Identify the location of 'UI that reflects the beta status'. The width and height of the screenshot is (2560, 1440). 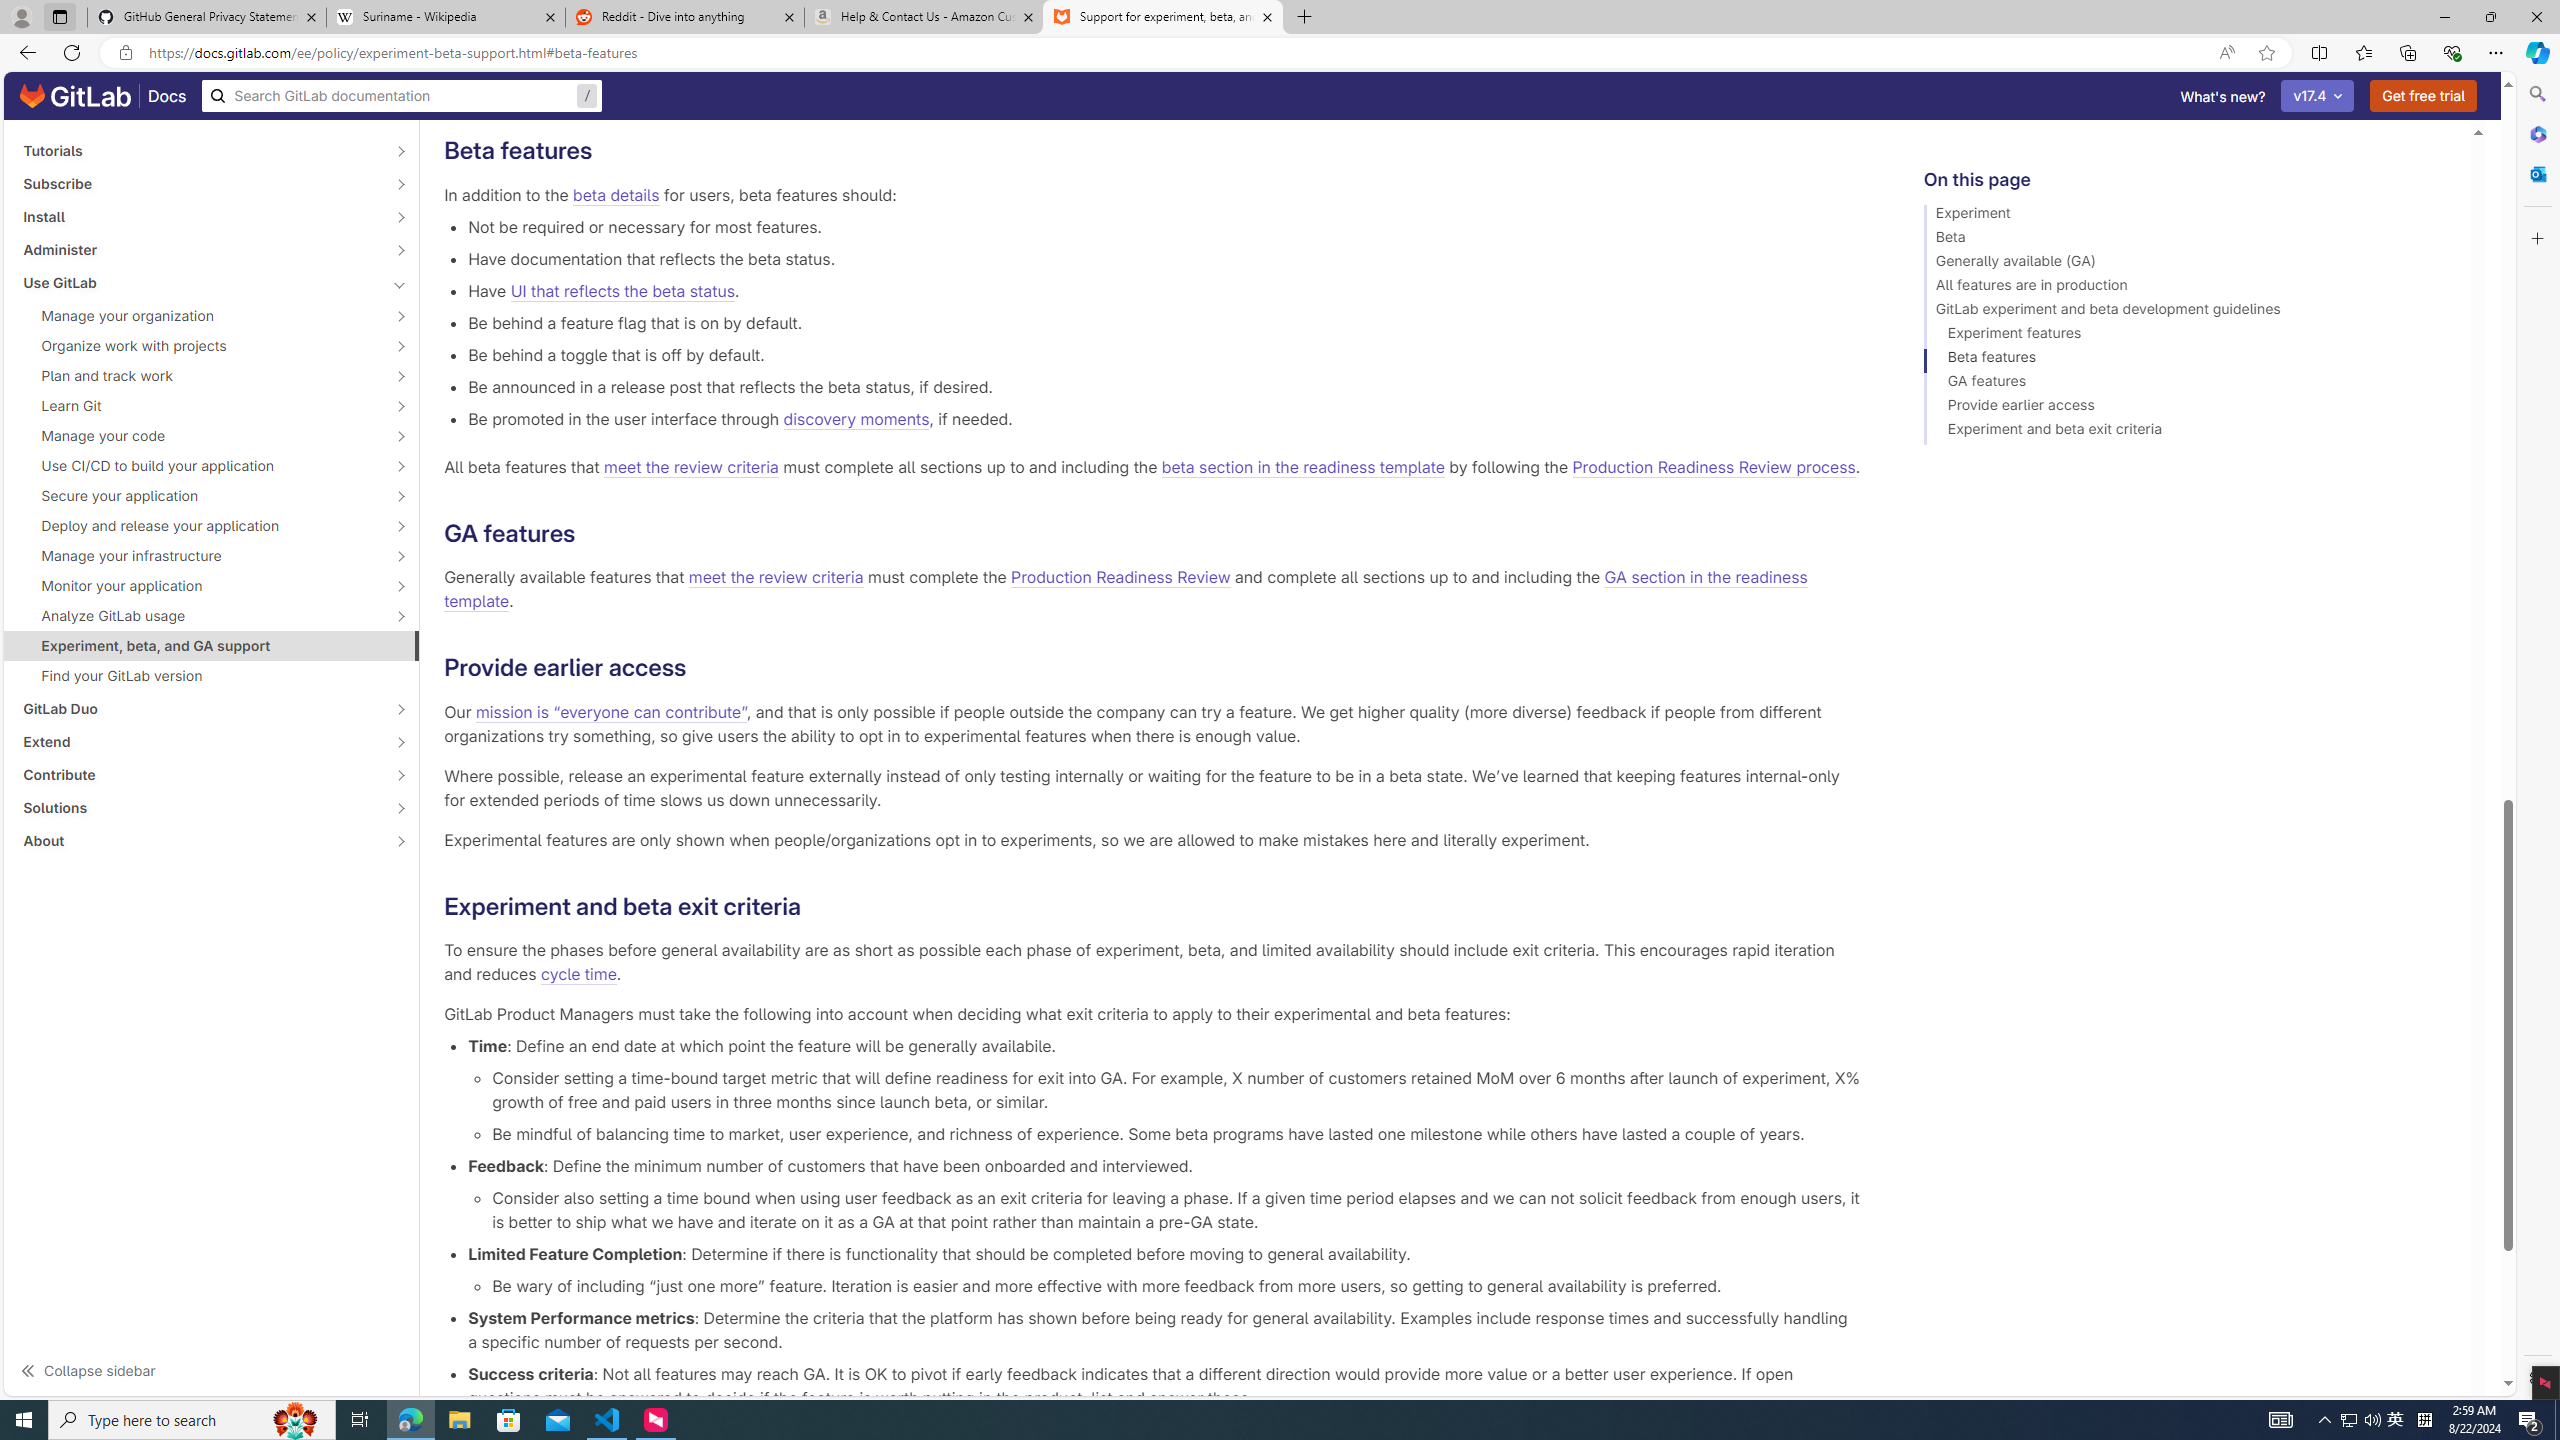
(621, 290).